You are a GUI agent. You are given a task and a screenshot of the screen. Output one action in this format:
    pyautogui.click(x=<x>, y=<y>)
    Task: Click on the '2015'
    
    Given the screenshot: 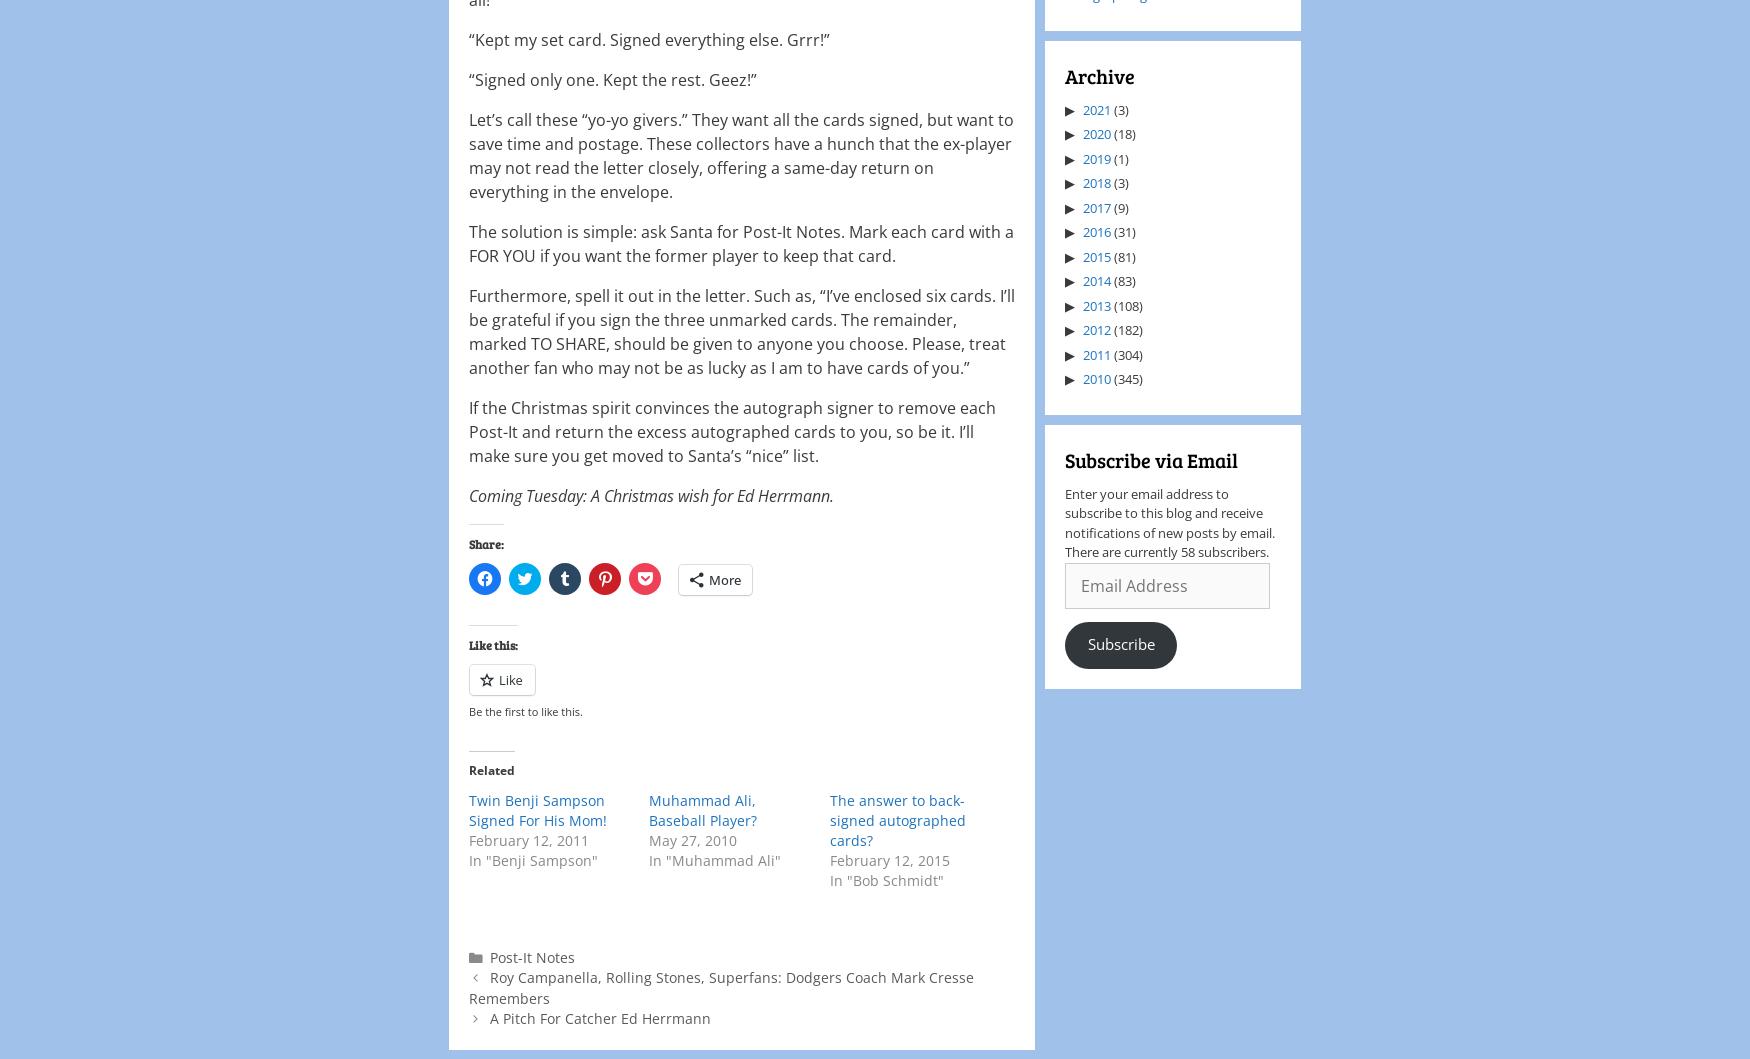 What is the action you would take?
    pyautogui.click(x=1097, y=255)
    